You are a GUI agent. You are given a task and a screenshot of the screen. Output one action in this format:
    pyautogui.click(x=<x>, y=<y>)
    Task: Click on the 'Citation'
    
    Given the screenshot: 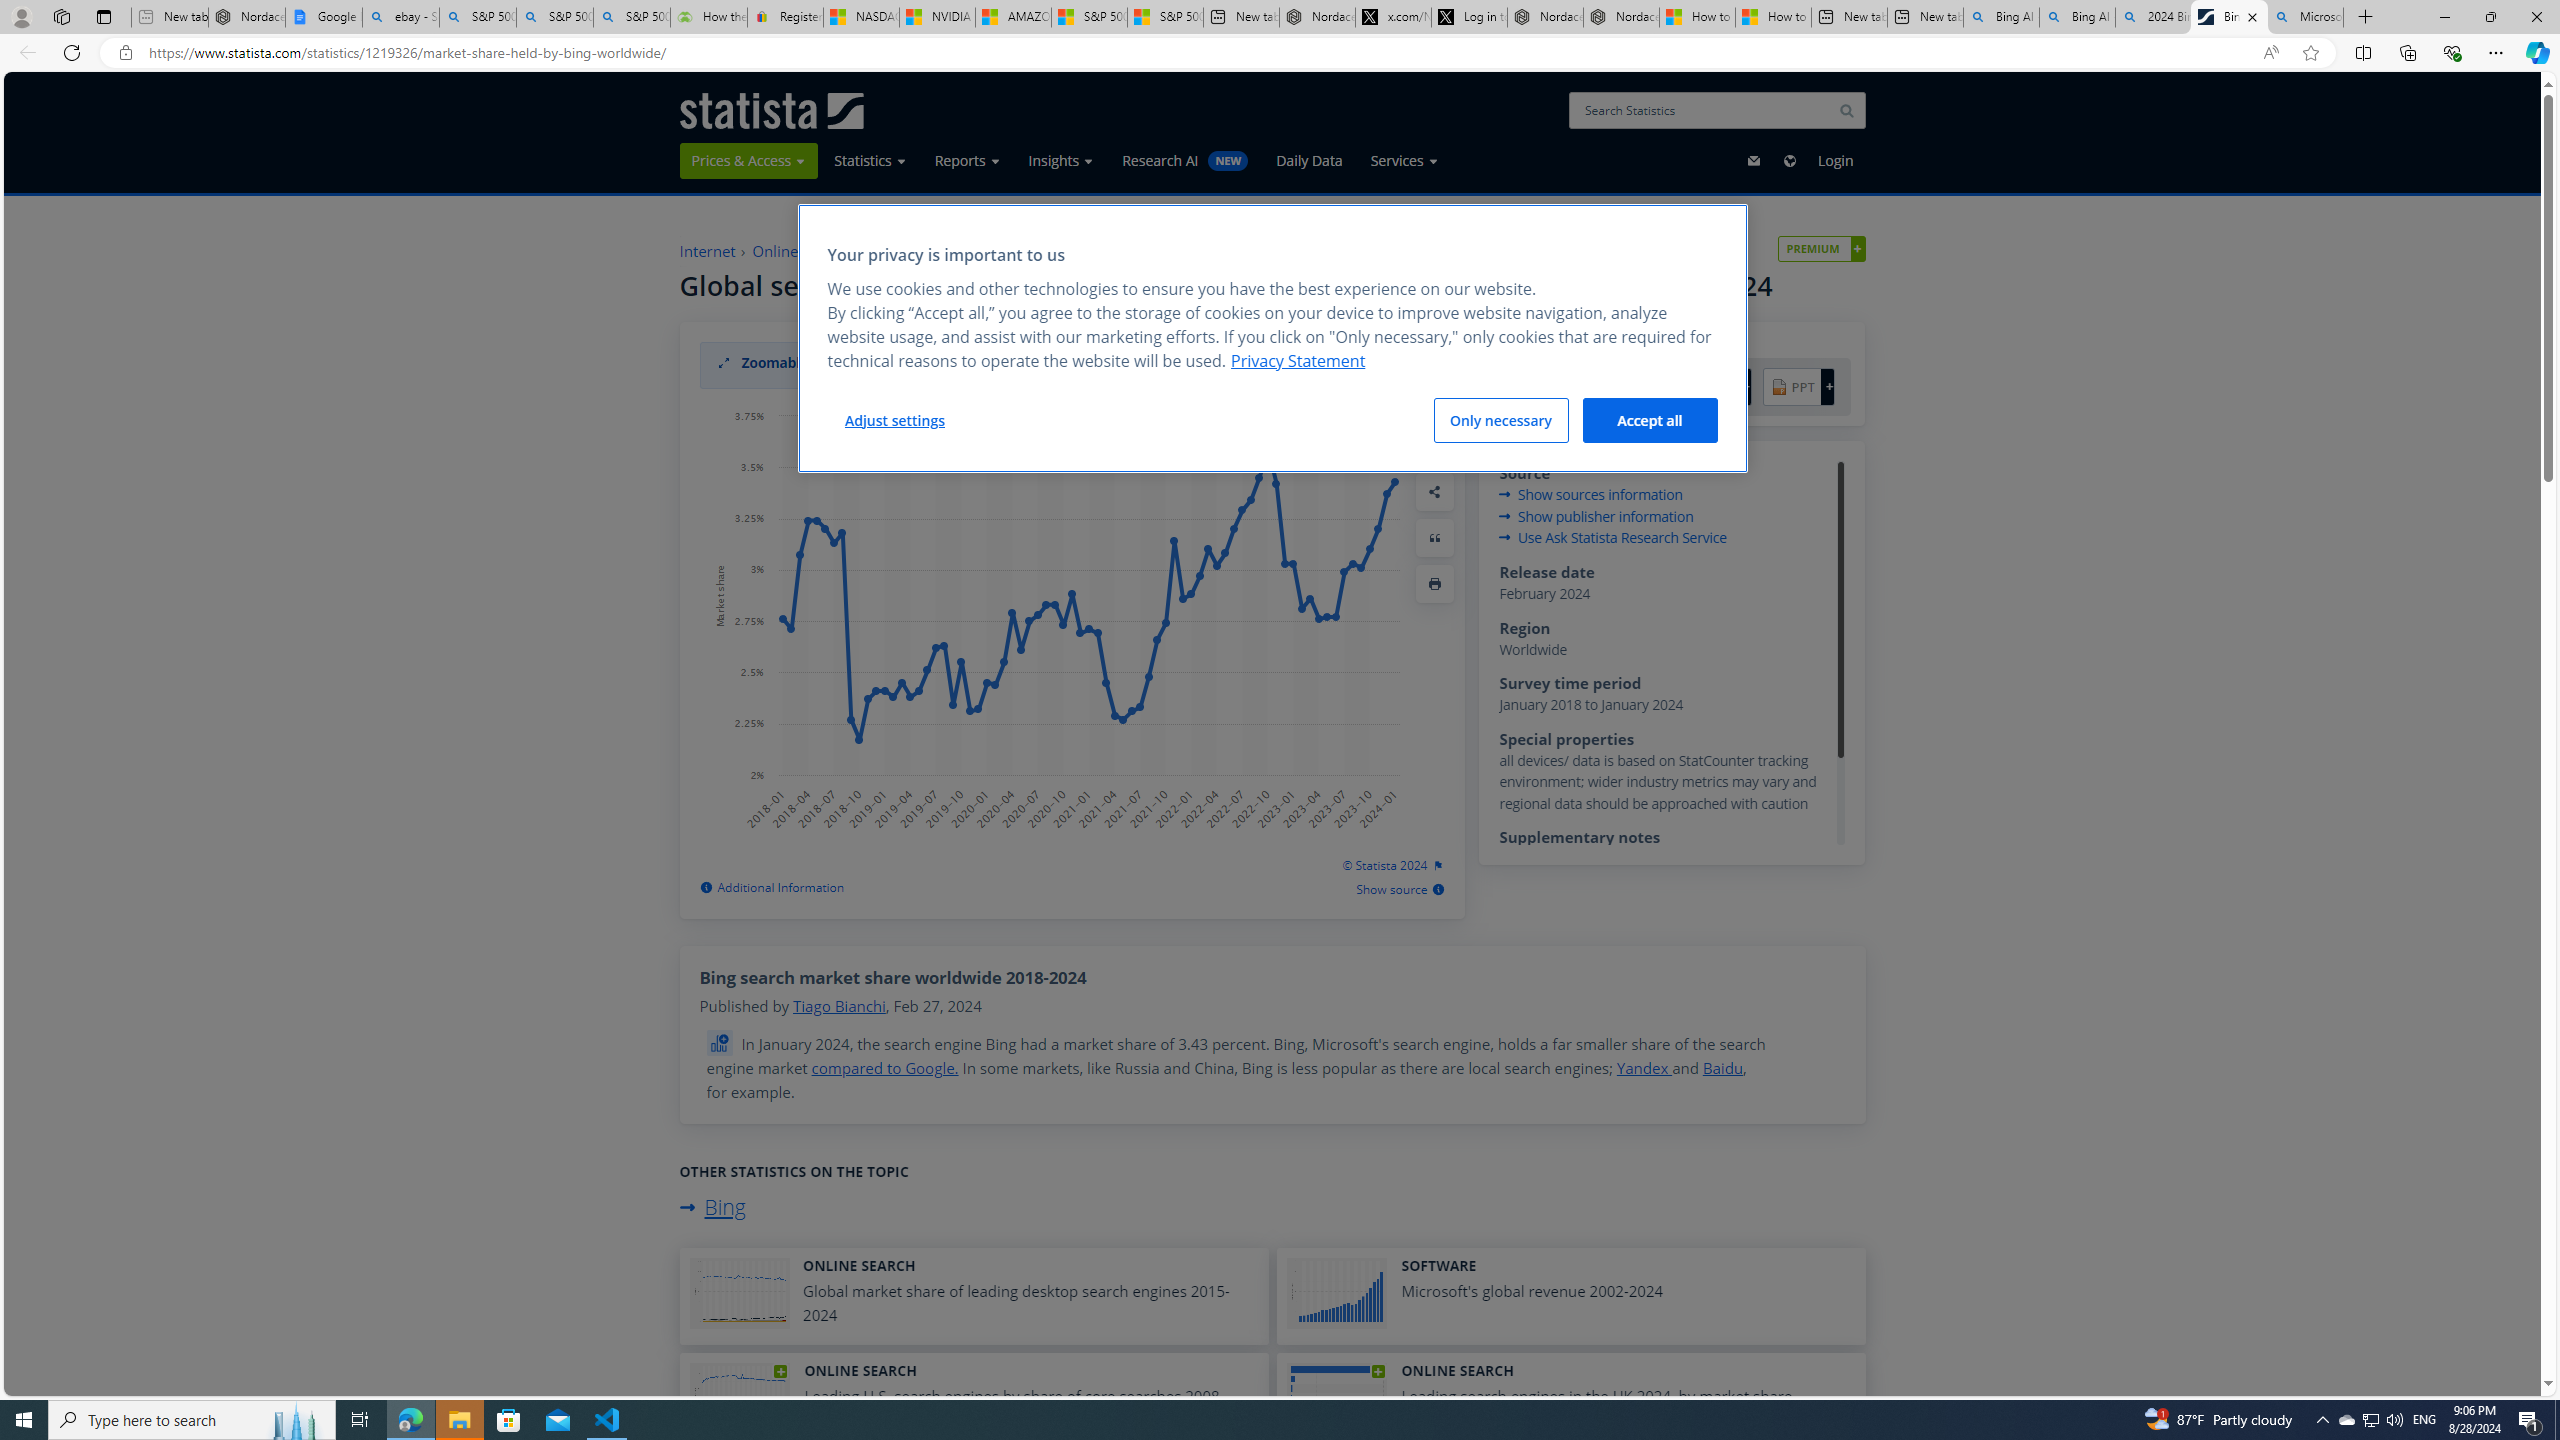 What is the action you would take?
    pyautogui.click(x=1434, y=536)
    